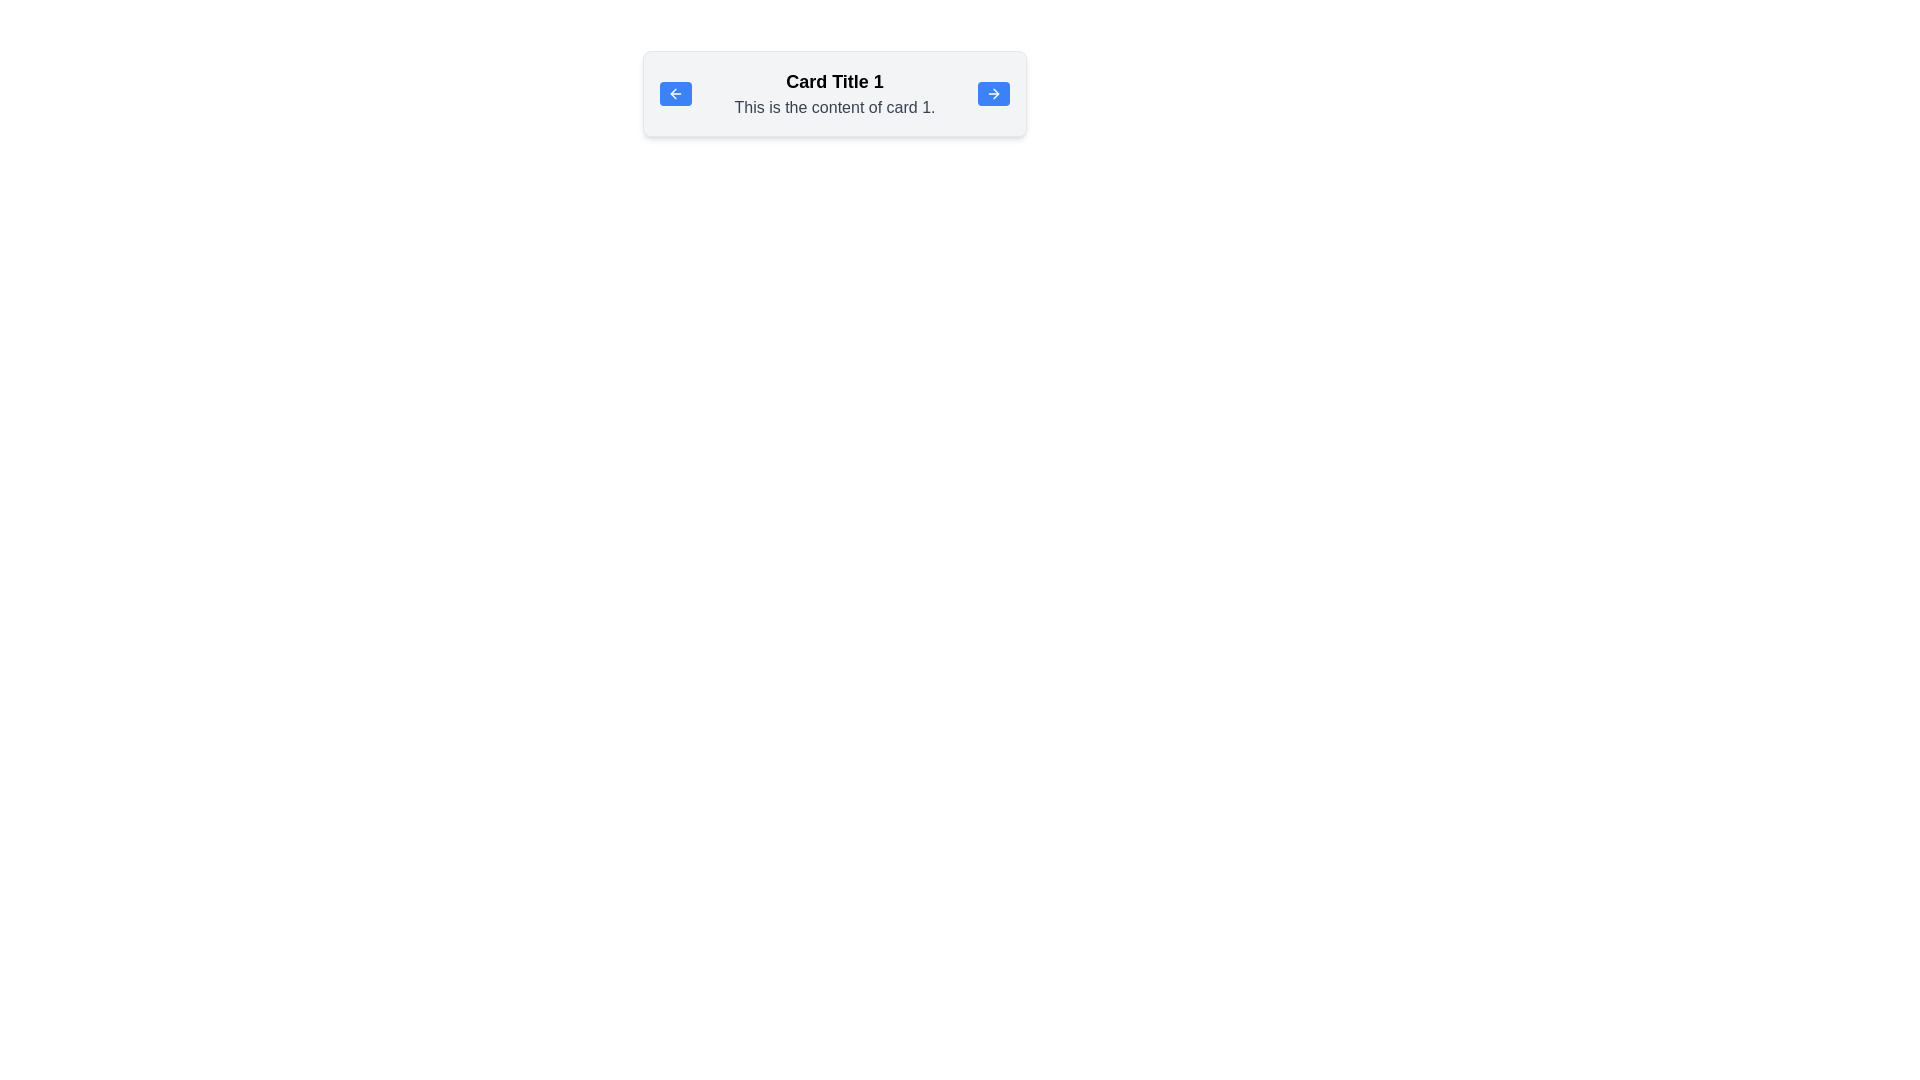 Image resolution: width=1920 pixels, height=1080 pixels. Describe the element at coordinates (993, 93) in the screenshot. I see `the button with rounded corners, blue background, and white text that indicates forward navigation` at that location.